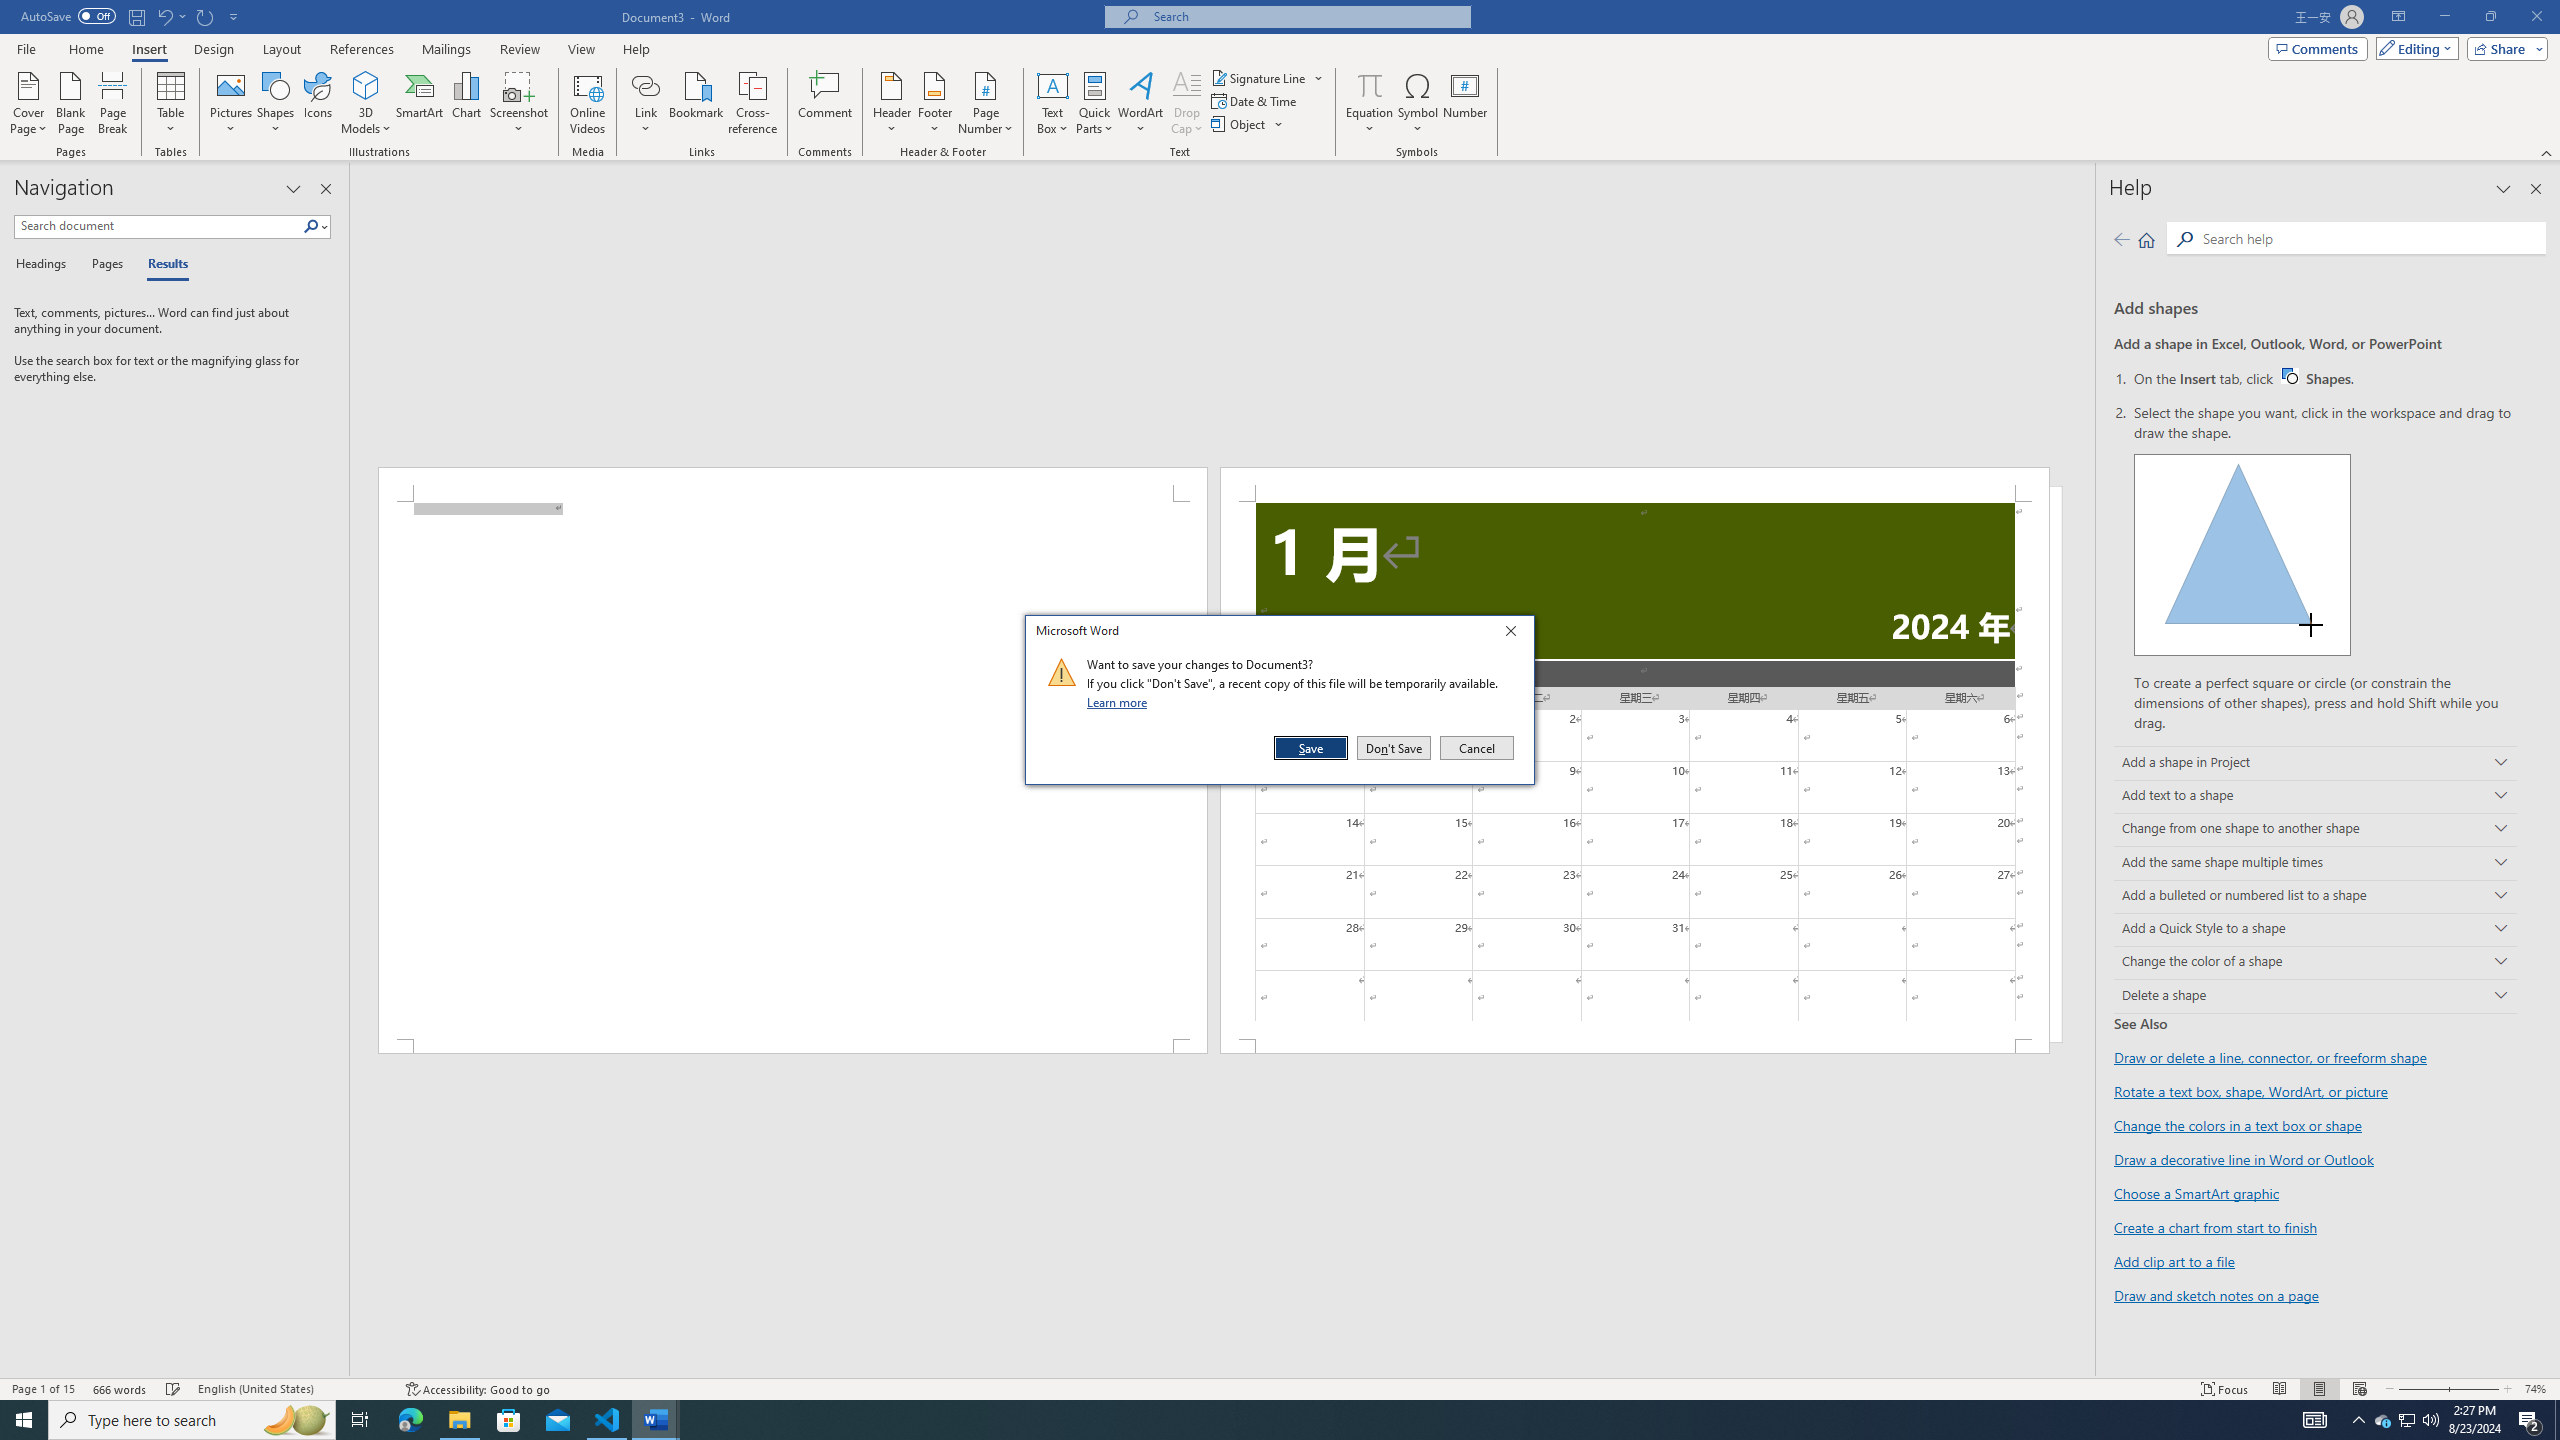  What do you see at coordinates (121, 1389) in the screenshot?
I see `'Word Count 666 words'` at bounding box center [121, 1389].